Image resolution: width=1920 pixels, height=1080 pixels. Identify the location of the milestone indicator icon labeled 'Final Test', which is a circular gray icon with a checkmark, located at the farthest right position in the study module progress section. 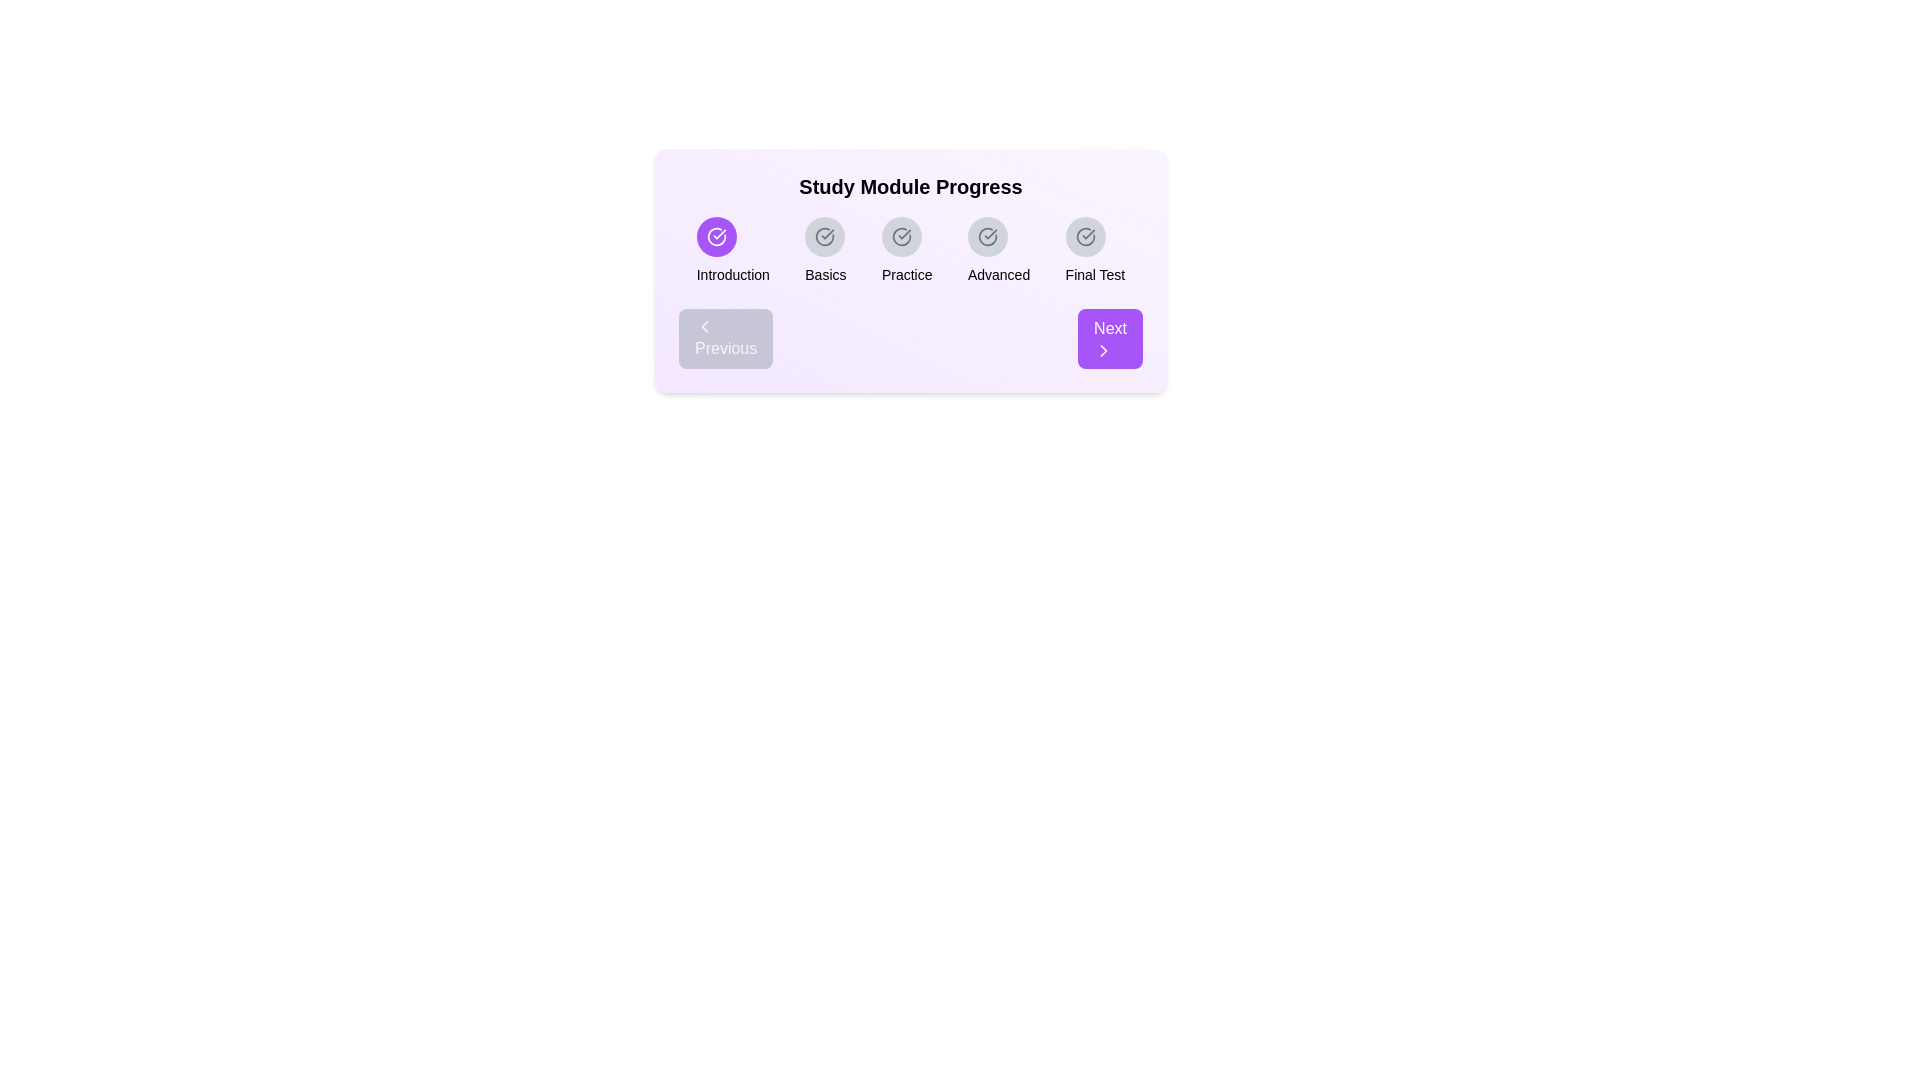
(1094, 249).